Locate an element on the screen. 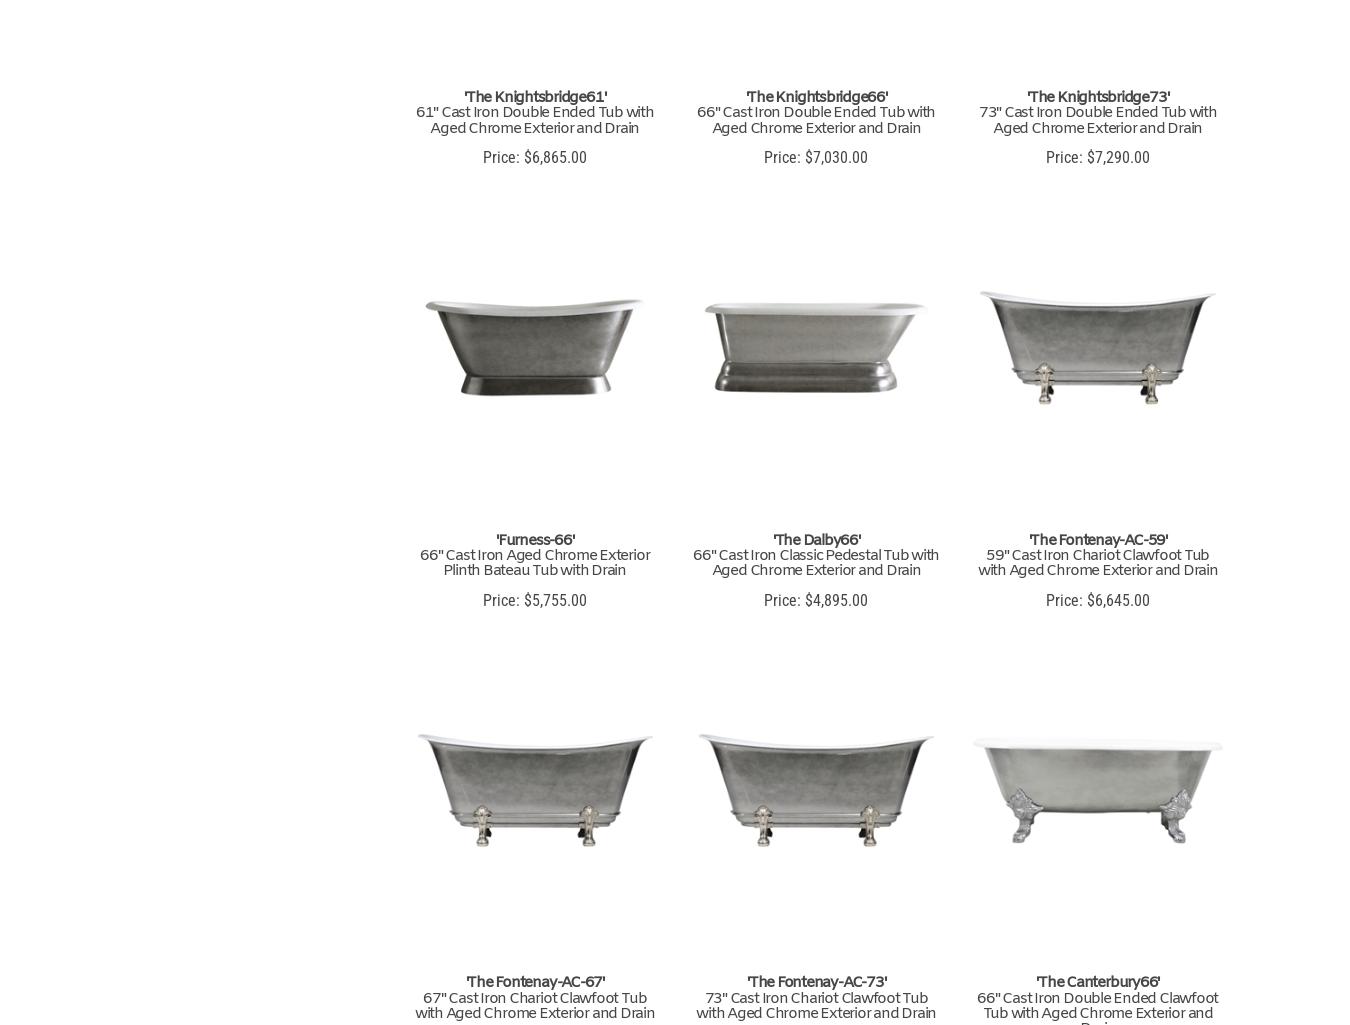 Image resolution: width=1350 pixels, height=1025 pixels. '66" Cast Iron Double Ended Tub with Aged Chrome Exterior and Drain' is located at coordinates (815, 120).